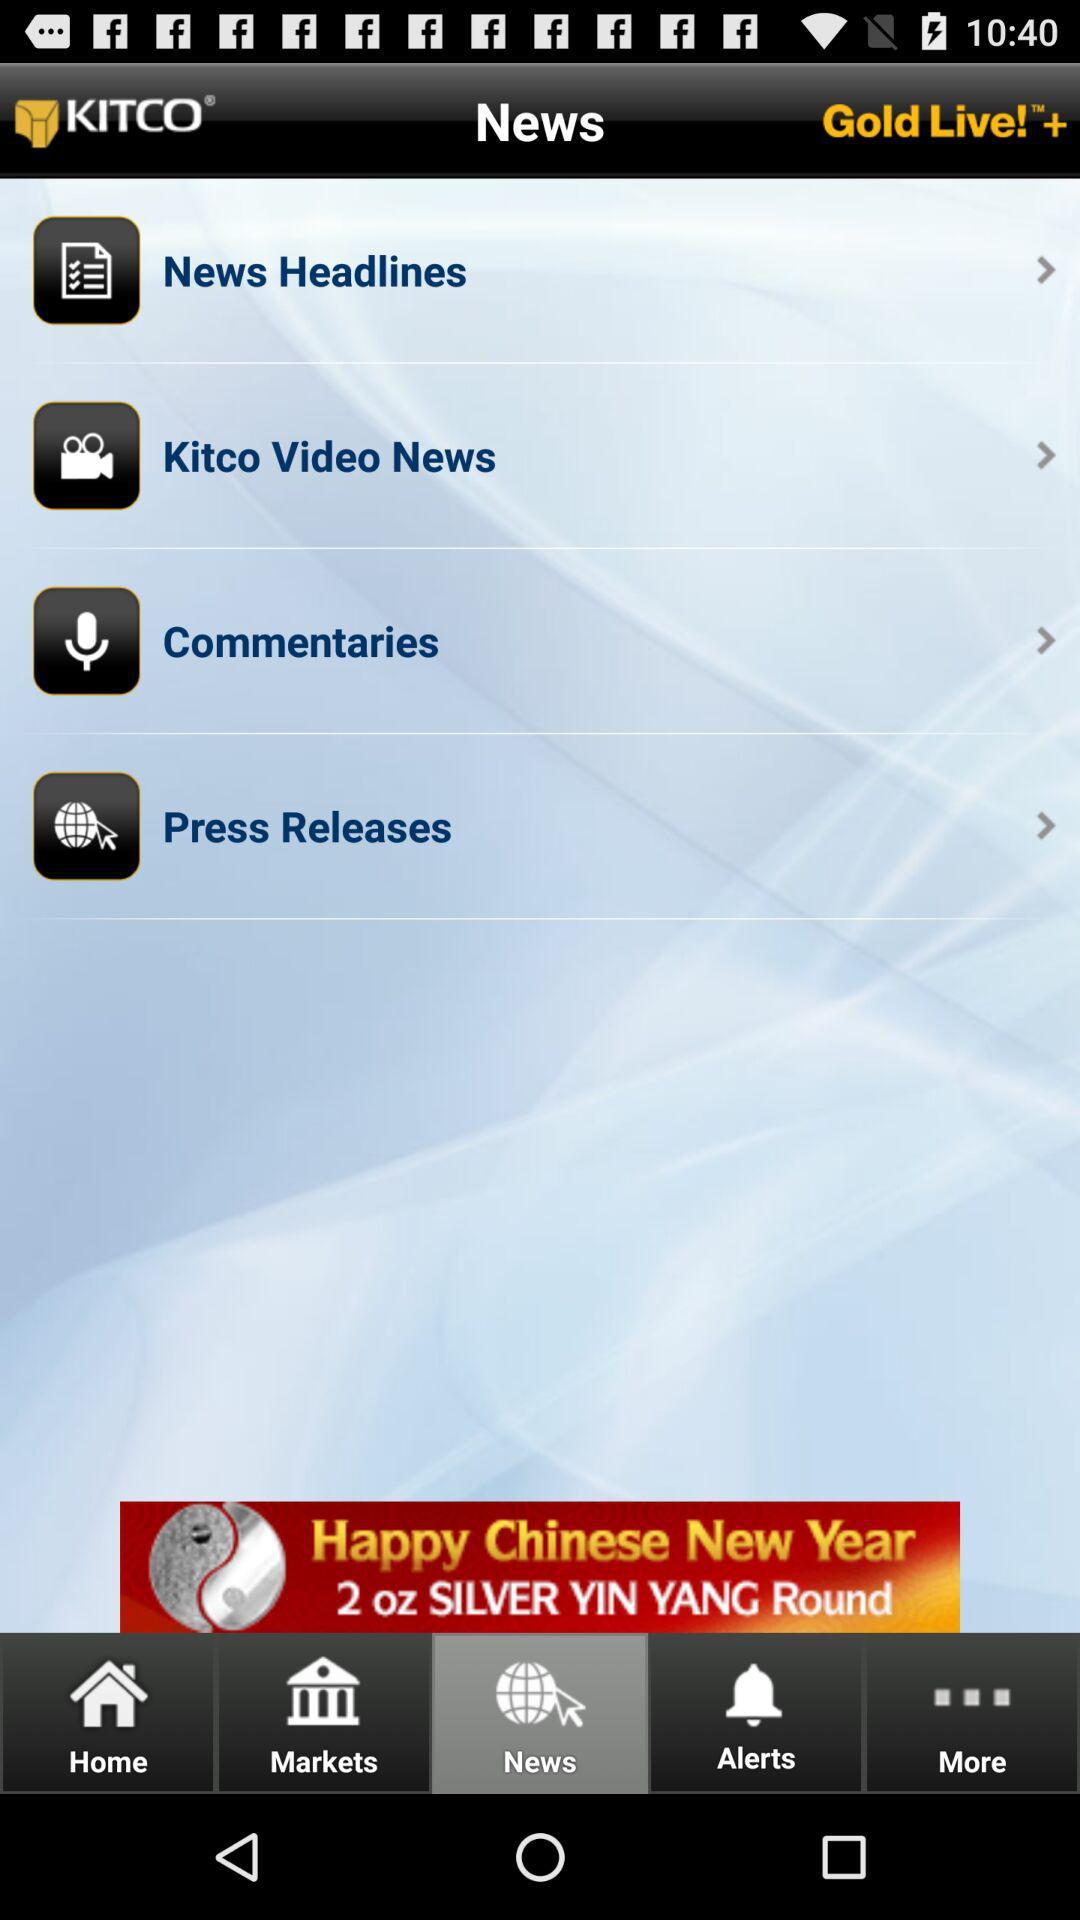  I want to click on adventisment page, so click(540, 1566).